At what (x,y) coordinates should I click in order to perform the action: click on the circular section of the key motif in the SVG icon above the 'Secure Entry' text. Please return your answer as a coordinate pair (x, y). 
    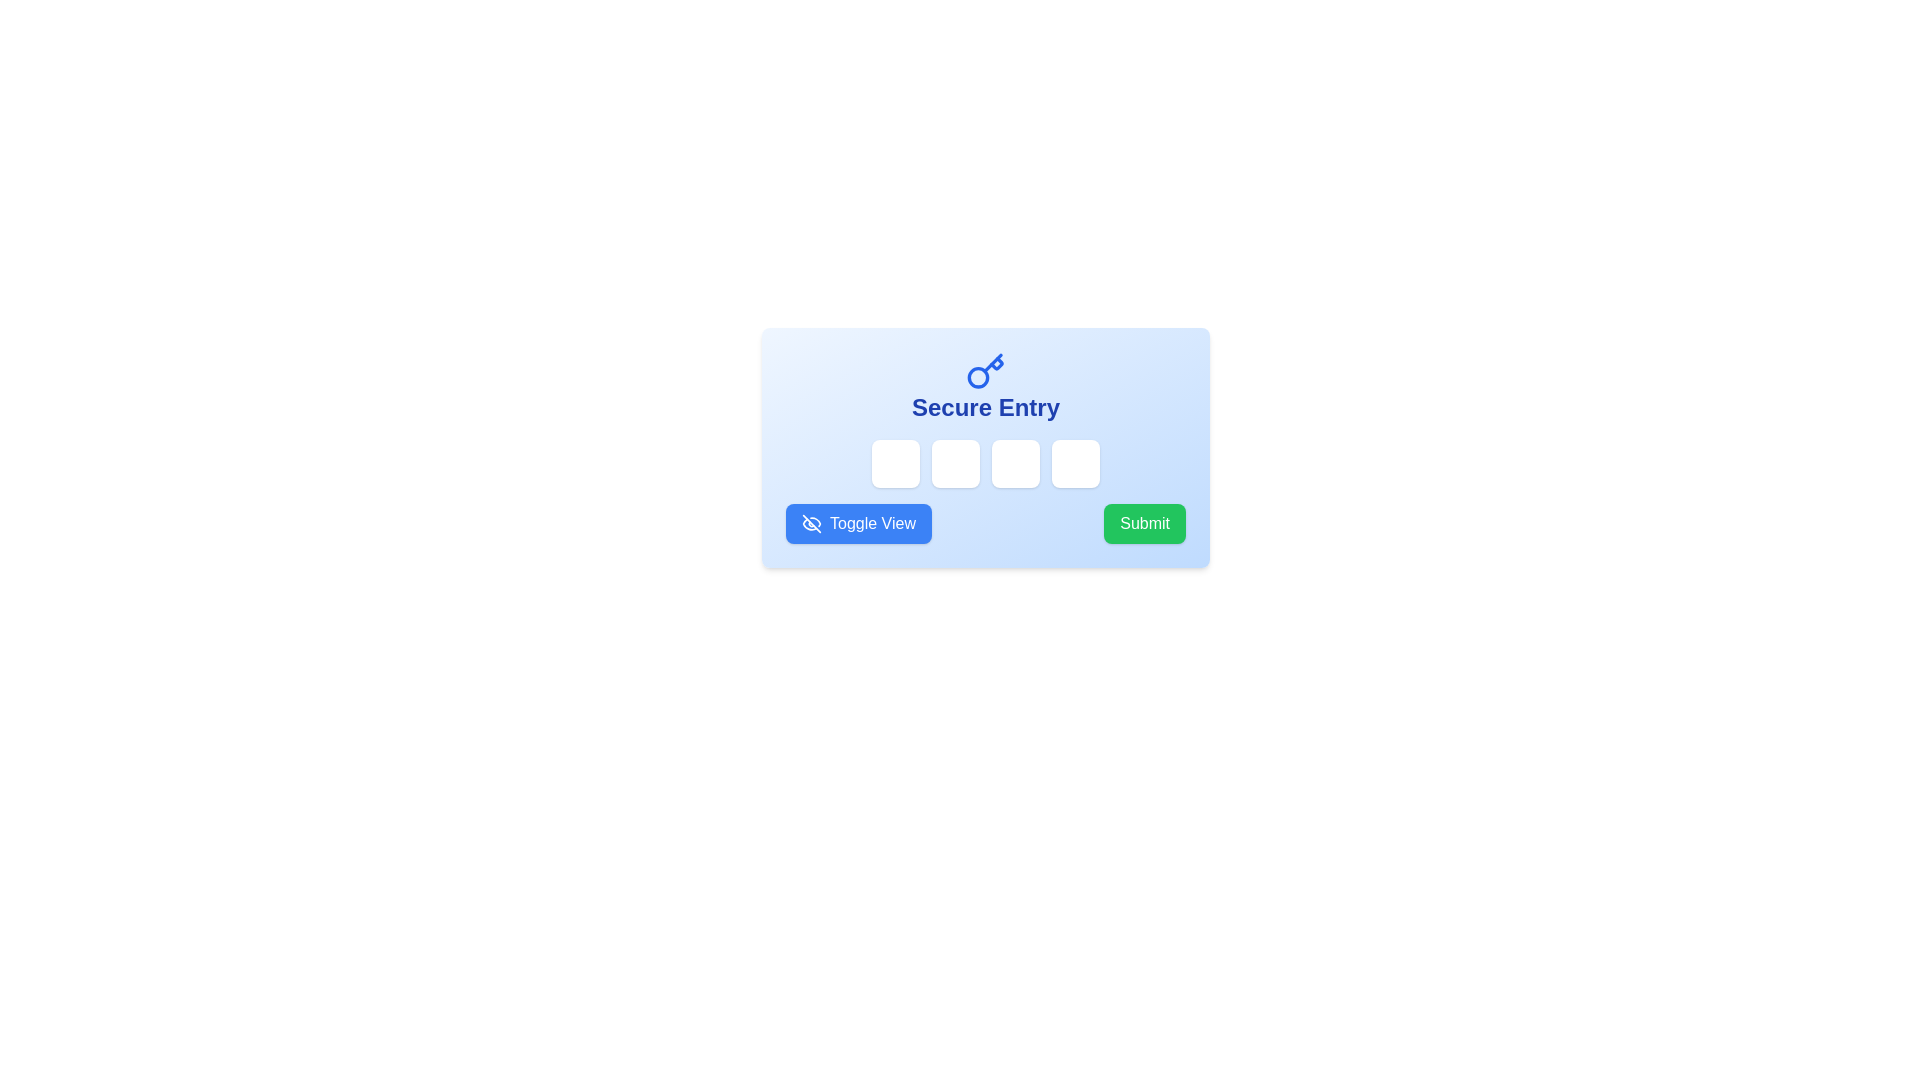
    Looking at the image, I should click on (996, 363).